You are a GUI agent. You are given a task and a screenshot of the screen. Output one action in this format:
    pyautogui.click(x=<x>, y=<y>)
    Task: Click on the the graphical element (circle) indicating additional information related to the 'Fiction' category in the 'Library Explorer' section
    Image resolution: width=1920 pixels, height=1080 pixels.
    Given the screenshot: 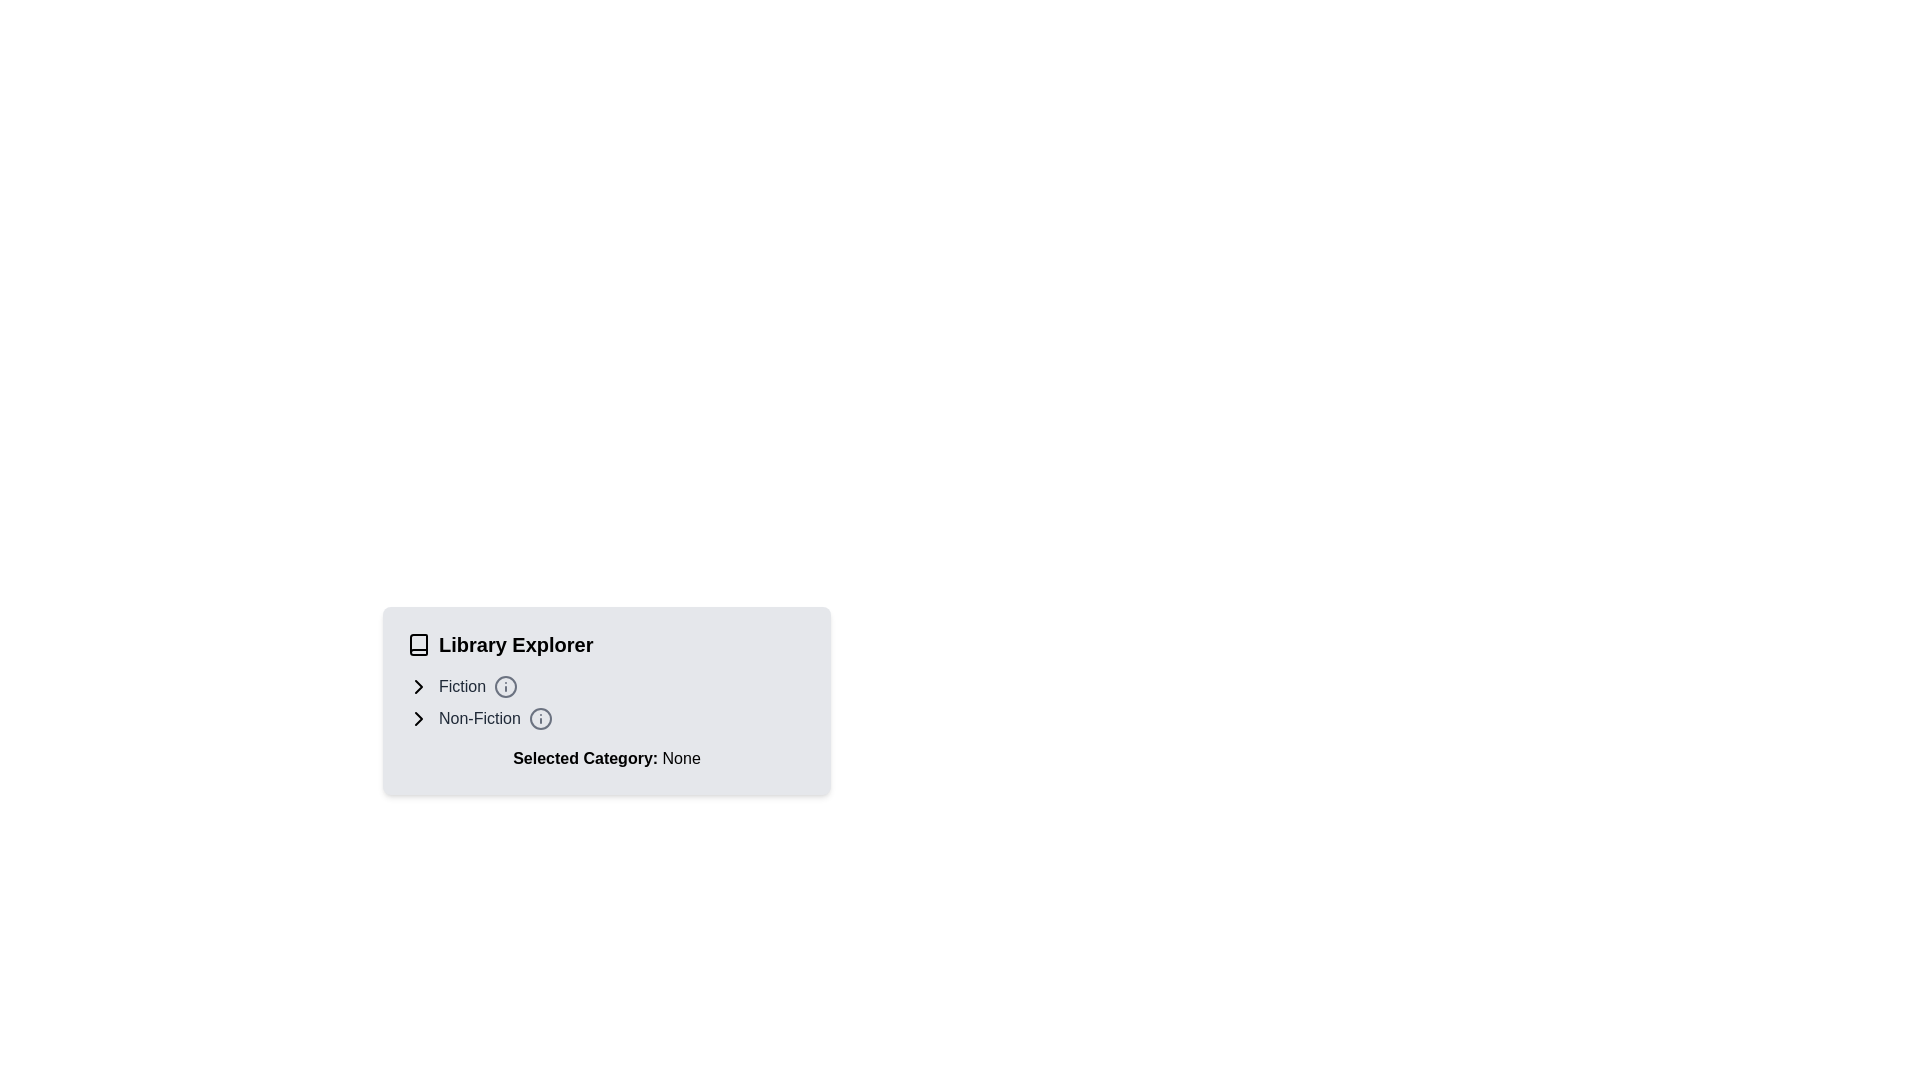 What is the action you would take?
    pyautogui.click(x=506, y=685)
    